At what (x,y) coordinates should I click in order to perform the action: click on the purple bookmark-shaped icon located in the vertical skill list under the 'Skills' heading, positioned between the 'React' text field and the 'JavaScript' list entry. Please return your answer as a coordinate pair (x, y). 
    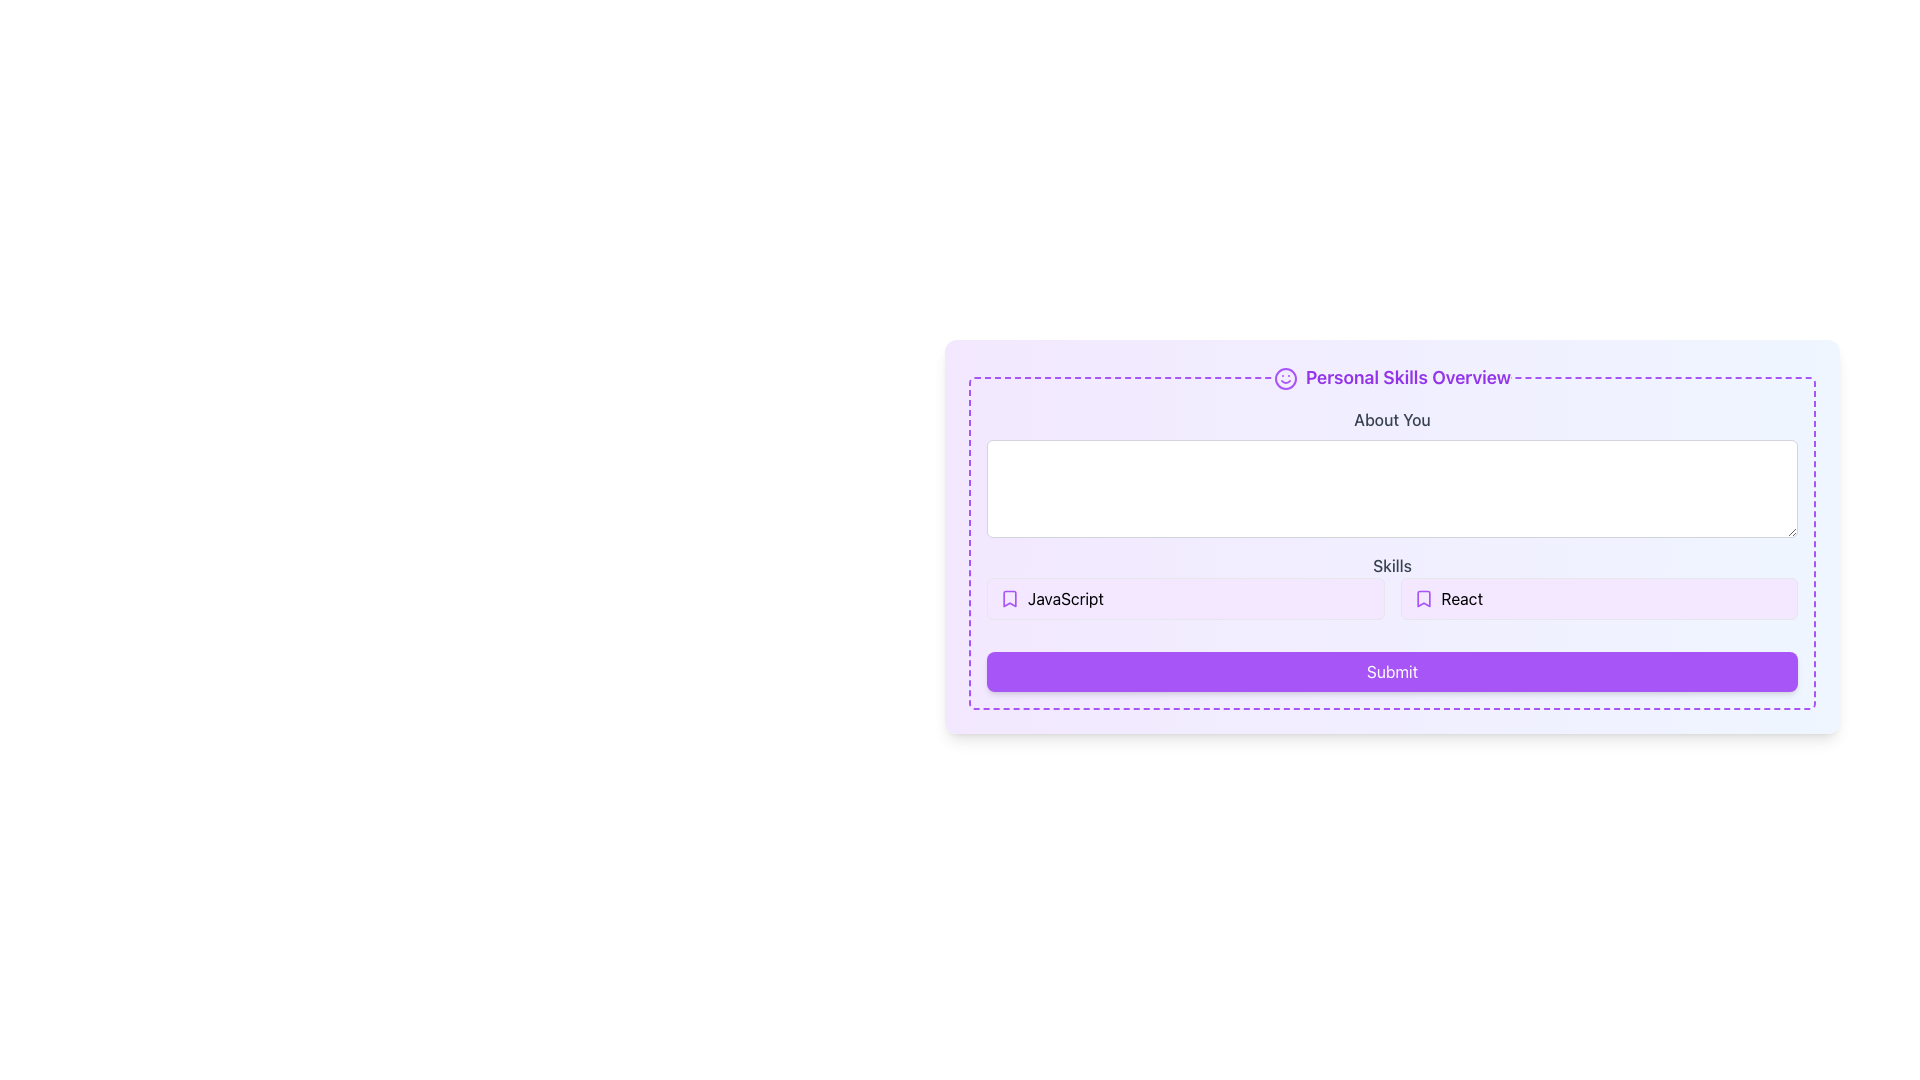
    Looking at the image, I should click on (1009, 597).